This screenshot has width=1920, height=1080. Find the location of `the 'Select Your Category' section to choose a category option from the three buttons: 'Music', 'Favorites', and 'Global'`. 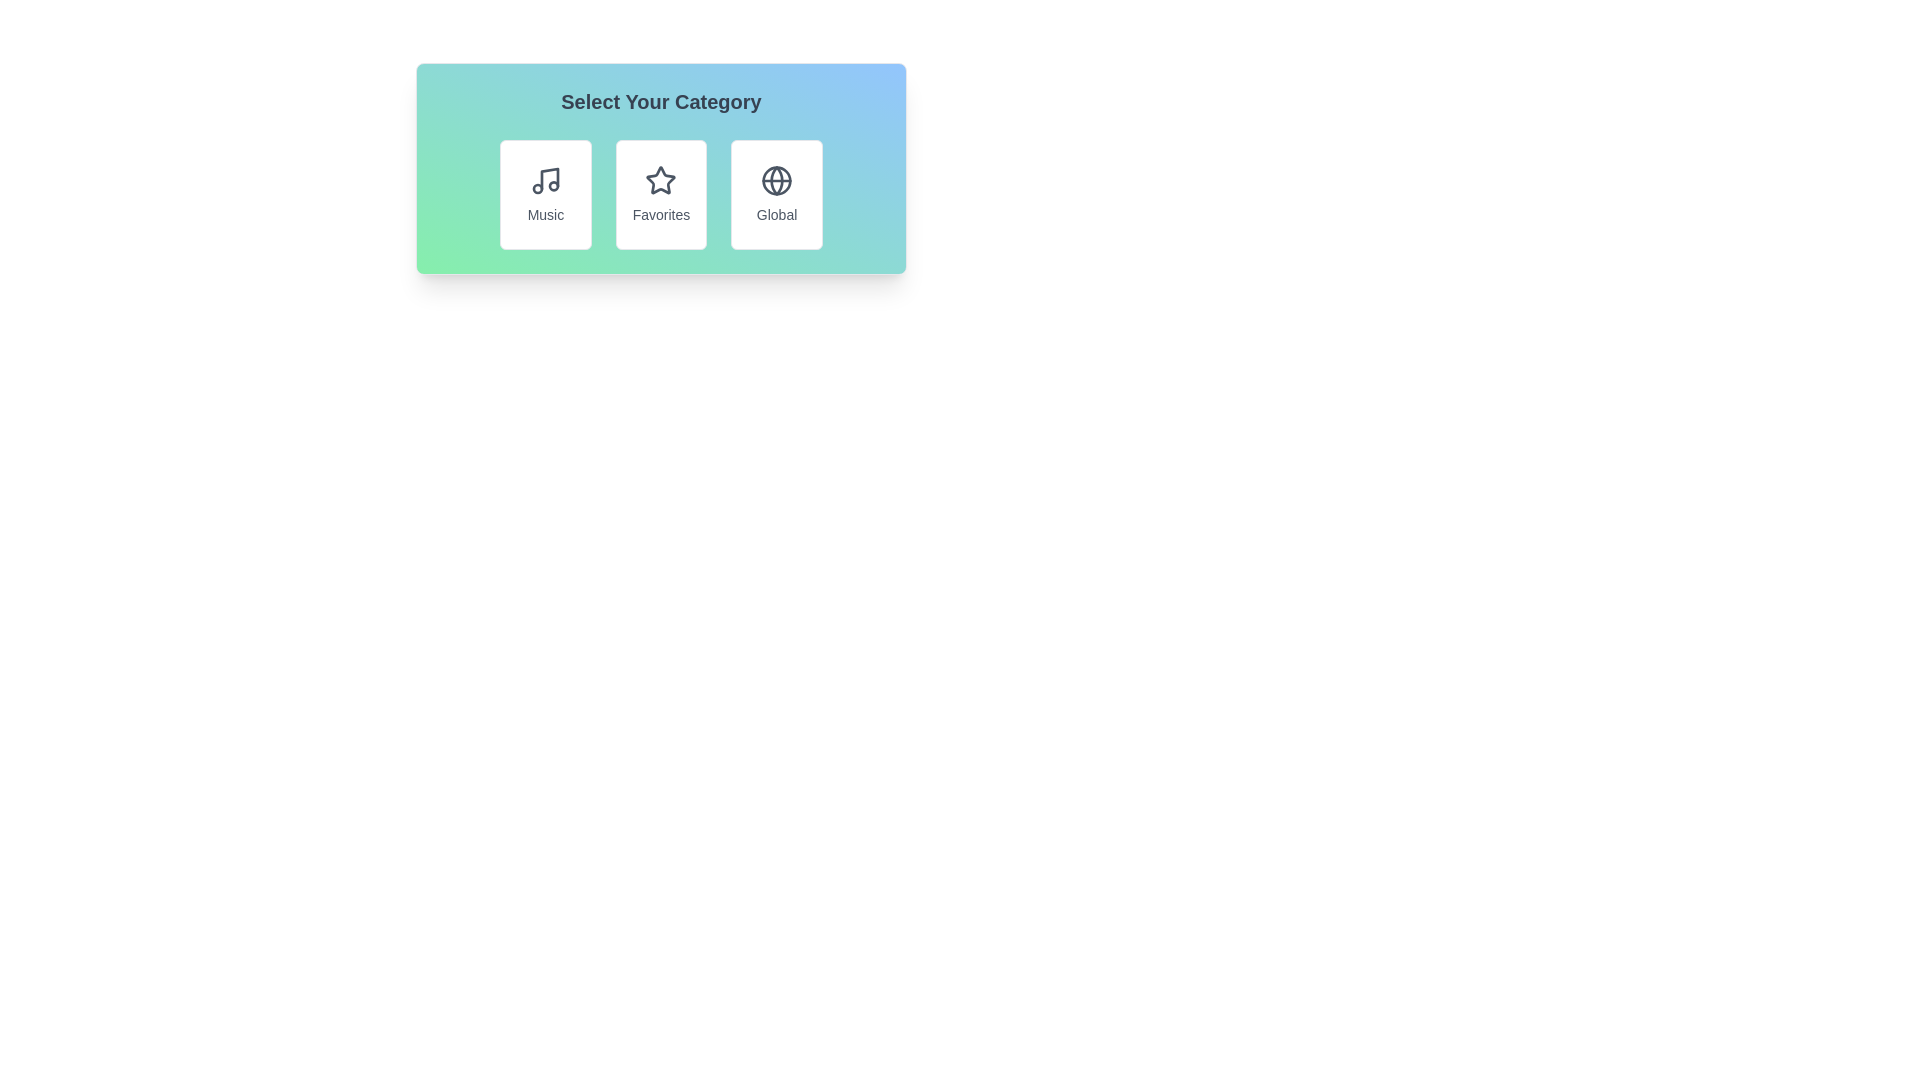

the 'Select Your Category' section to choose a category option from the three buttons: 'Music', 'Favorites', and 'Global' is located at coordinates (661, 168).